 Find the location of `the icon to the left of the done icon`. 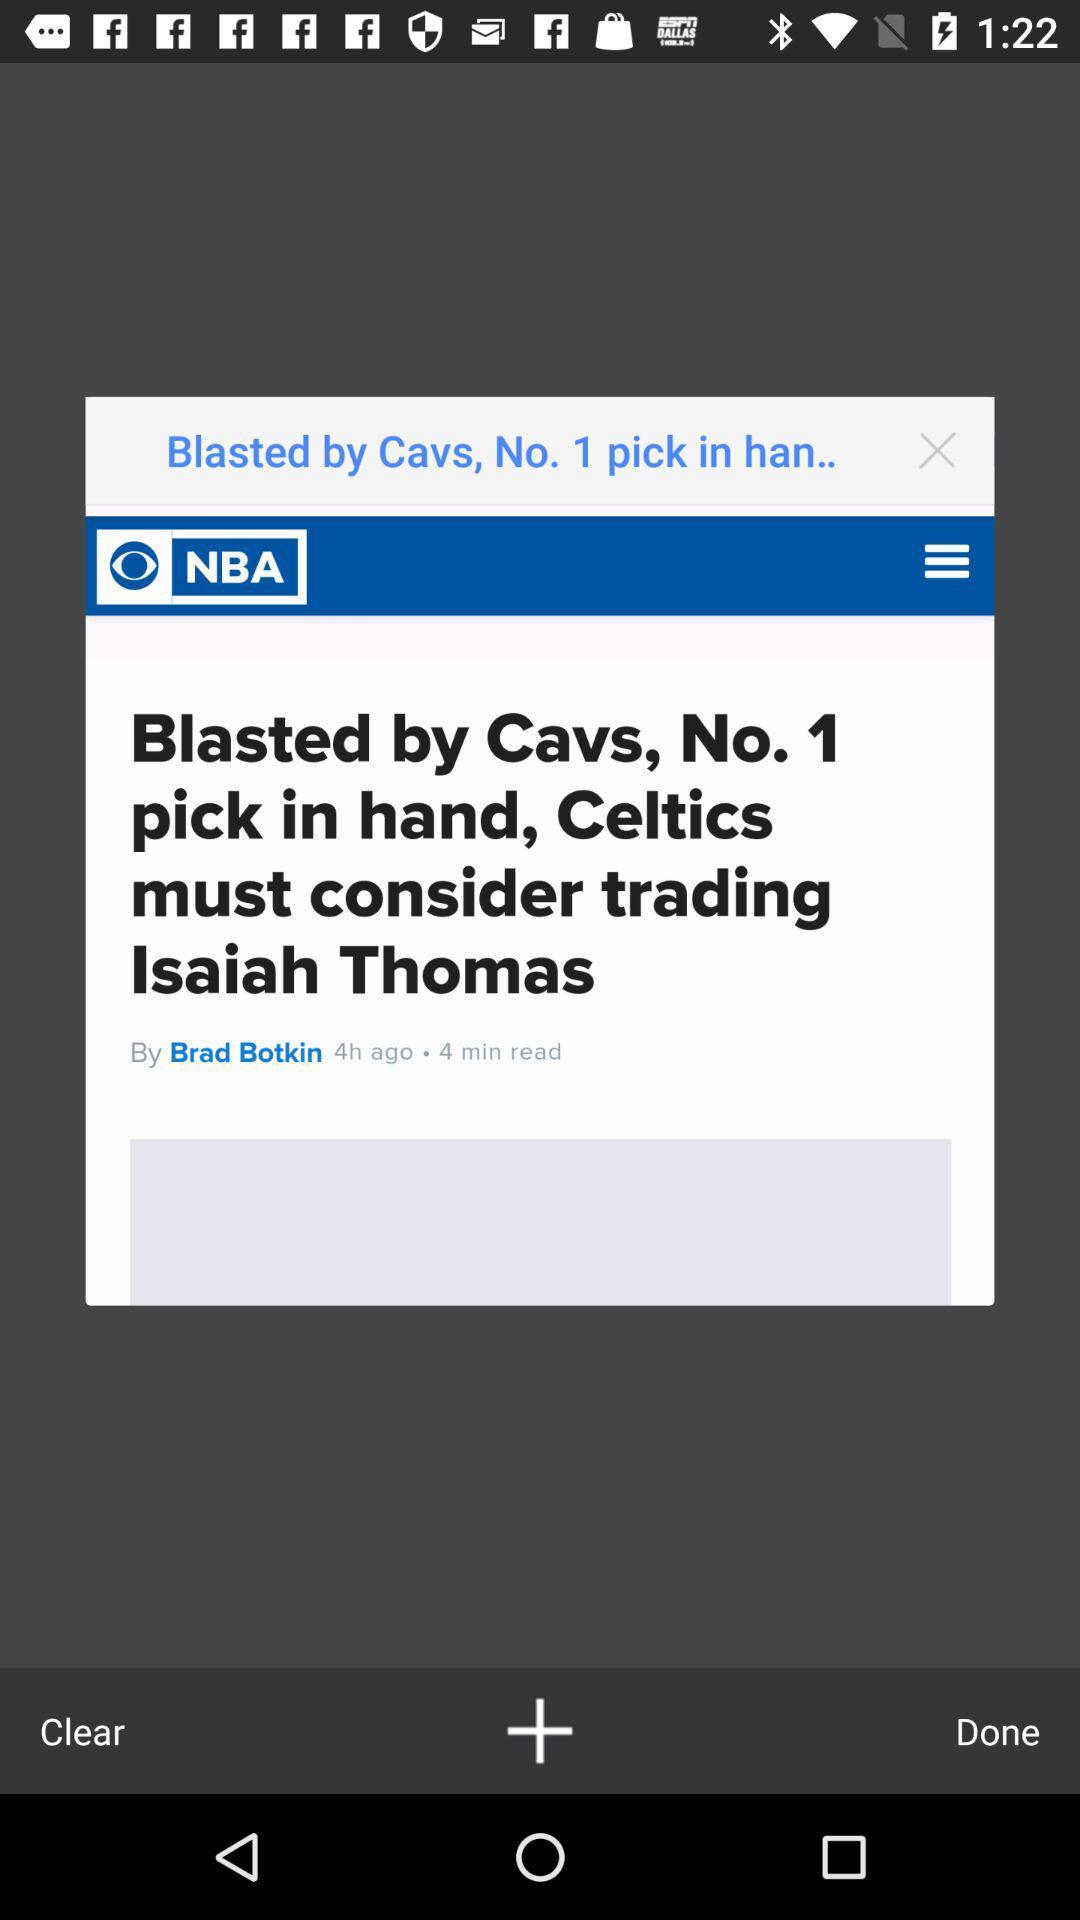

the icon to the left of the done icon is located at coordinates (540, 1730).